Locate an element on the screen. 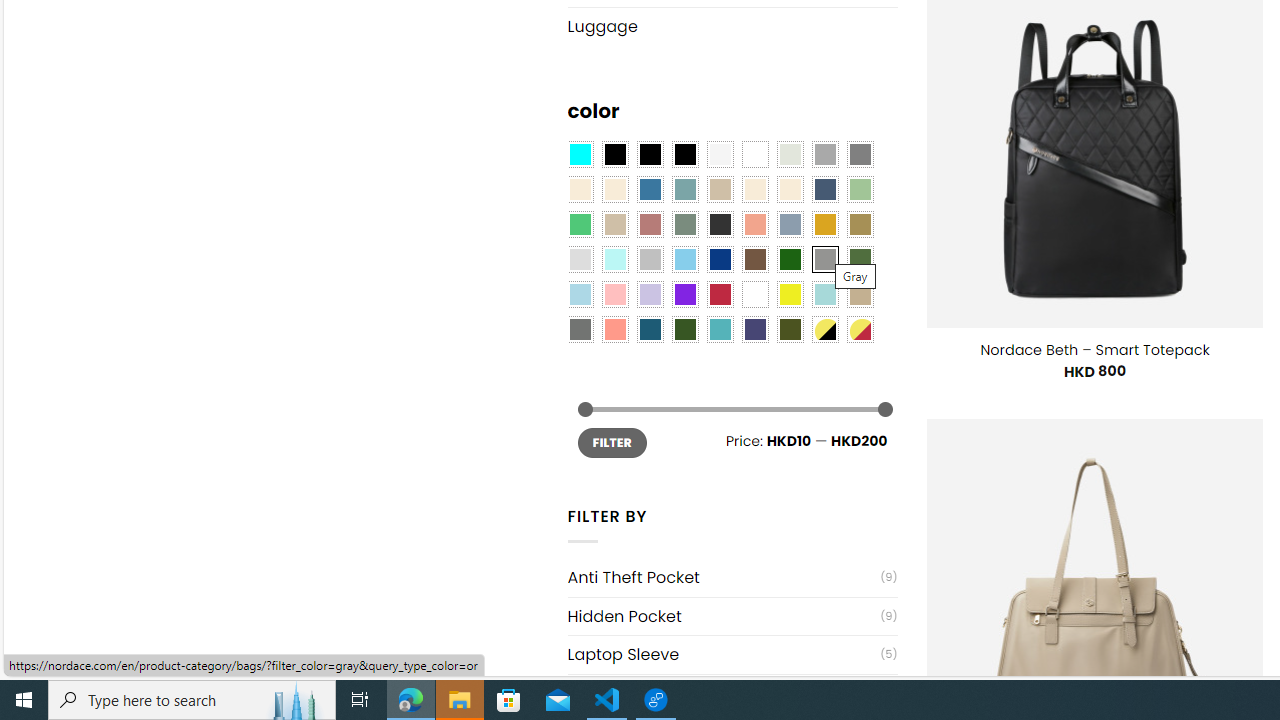  'Forest' is located at coordinates (684, 328).